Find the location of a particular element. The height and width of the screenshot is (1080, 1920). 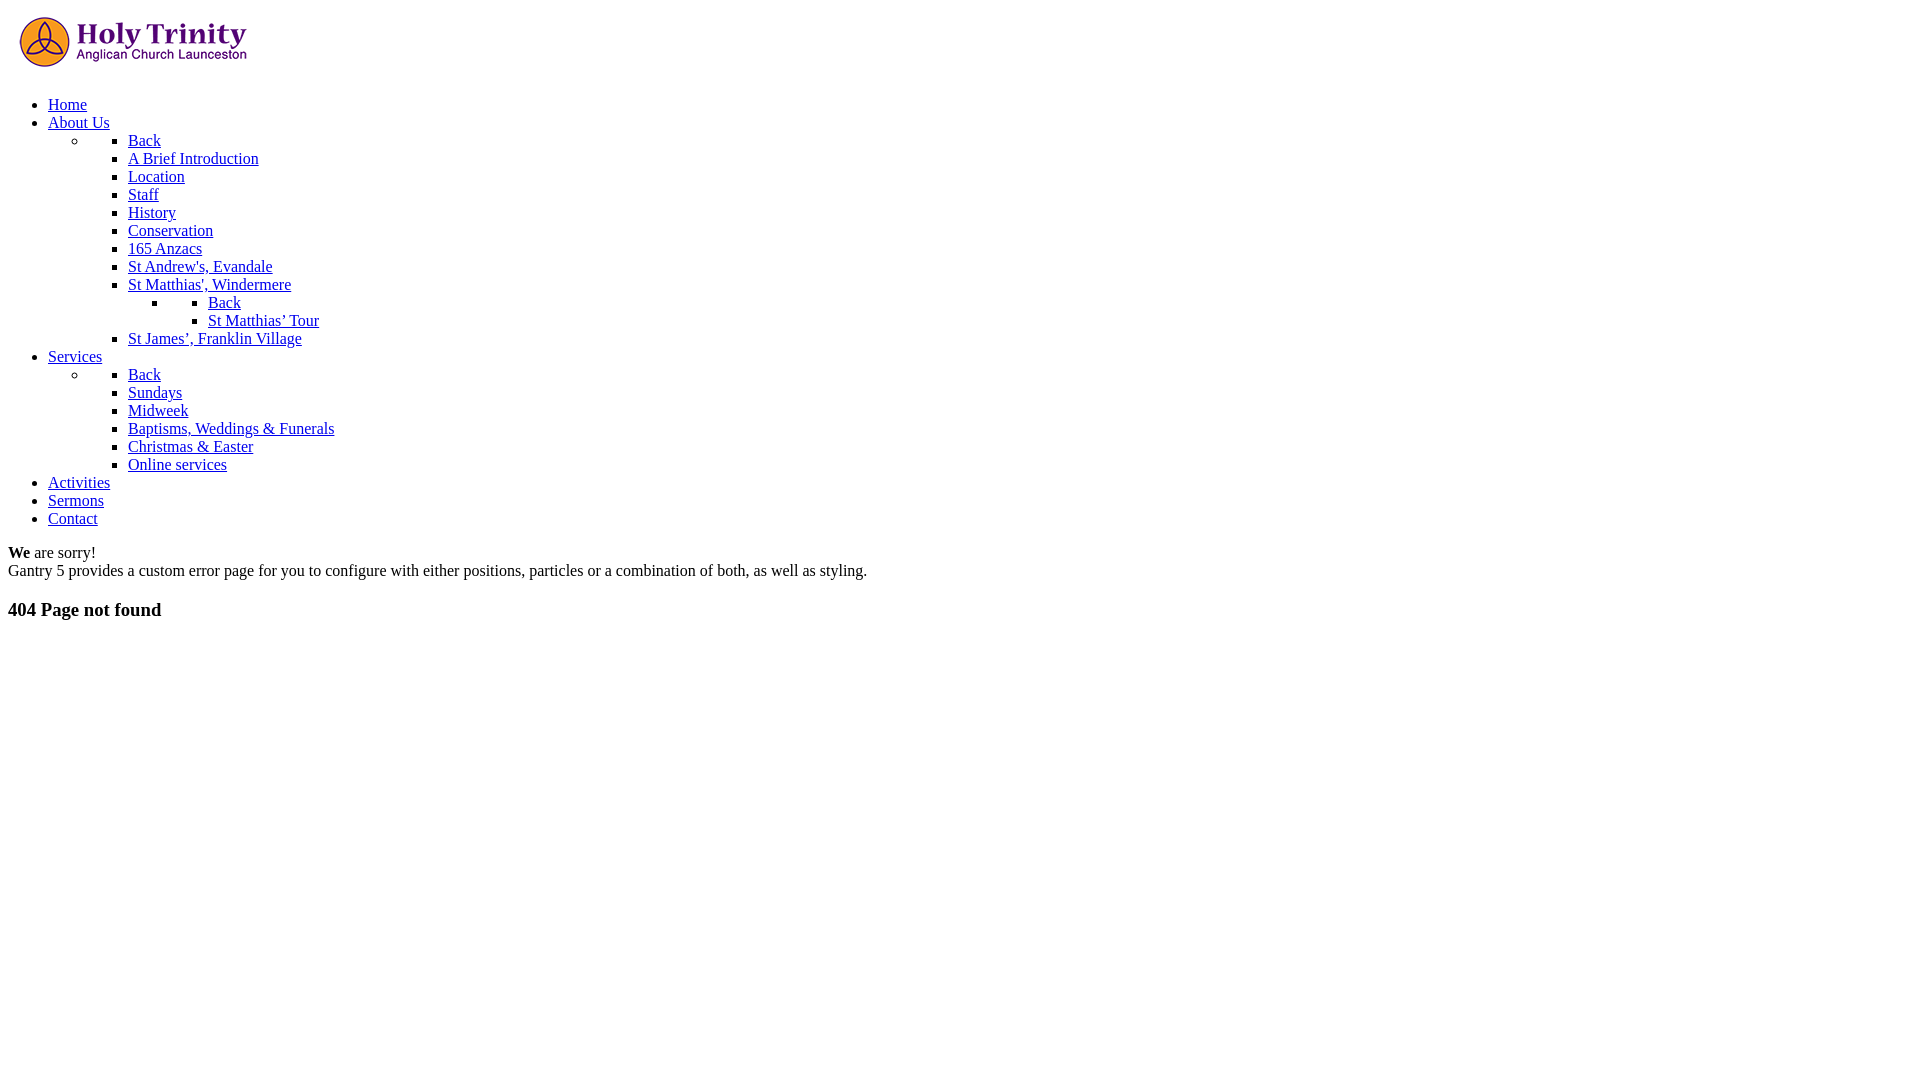

'Back' is located at coordinates (143, 139).